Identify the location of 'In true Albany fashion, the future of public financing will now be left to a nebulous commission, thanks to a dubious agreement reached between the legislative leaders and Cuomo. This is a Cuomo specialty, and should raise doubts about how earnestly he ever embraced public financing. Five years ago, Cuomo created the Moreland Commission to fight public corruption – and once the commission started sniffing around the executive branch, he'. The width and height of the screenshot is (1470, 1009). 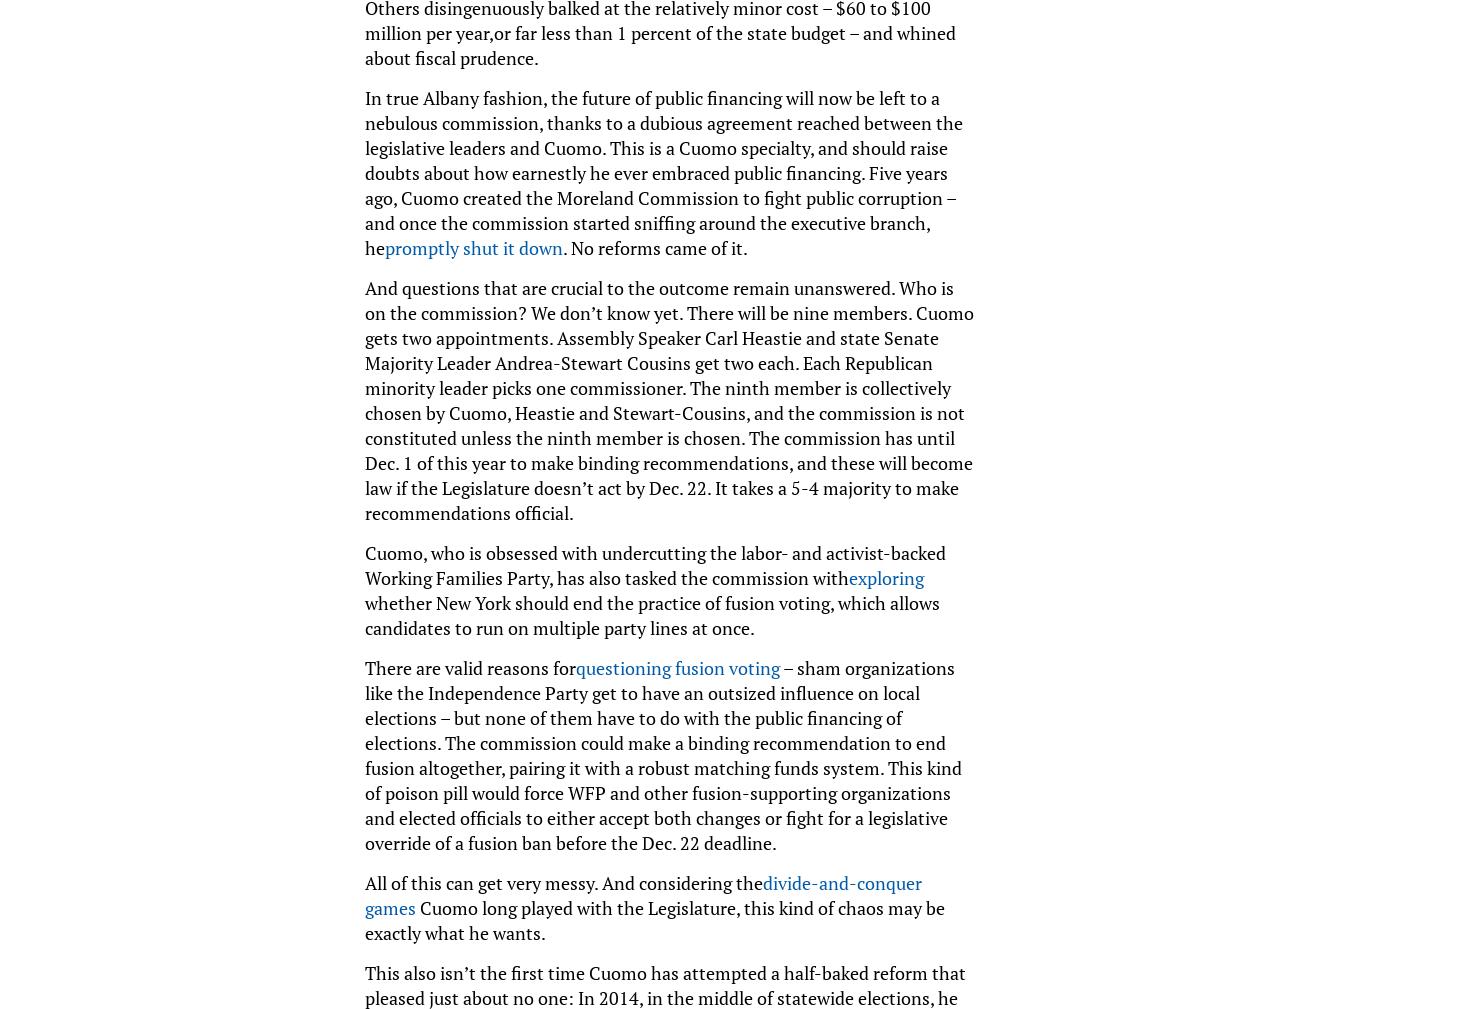
(662, 171).